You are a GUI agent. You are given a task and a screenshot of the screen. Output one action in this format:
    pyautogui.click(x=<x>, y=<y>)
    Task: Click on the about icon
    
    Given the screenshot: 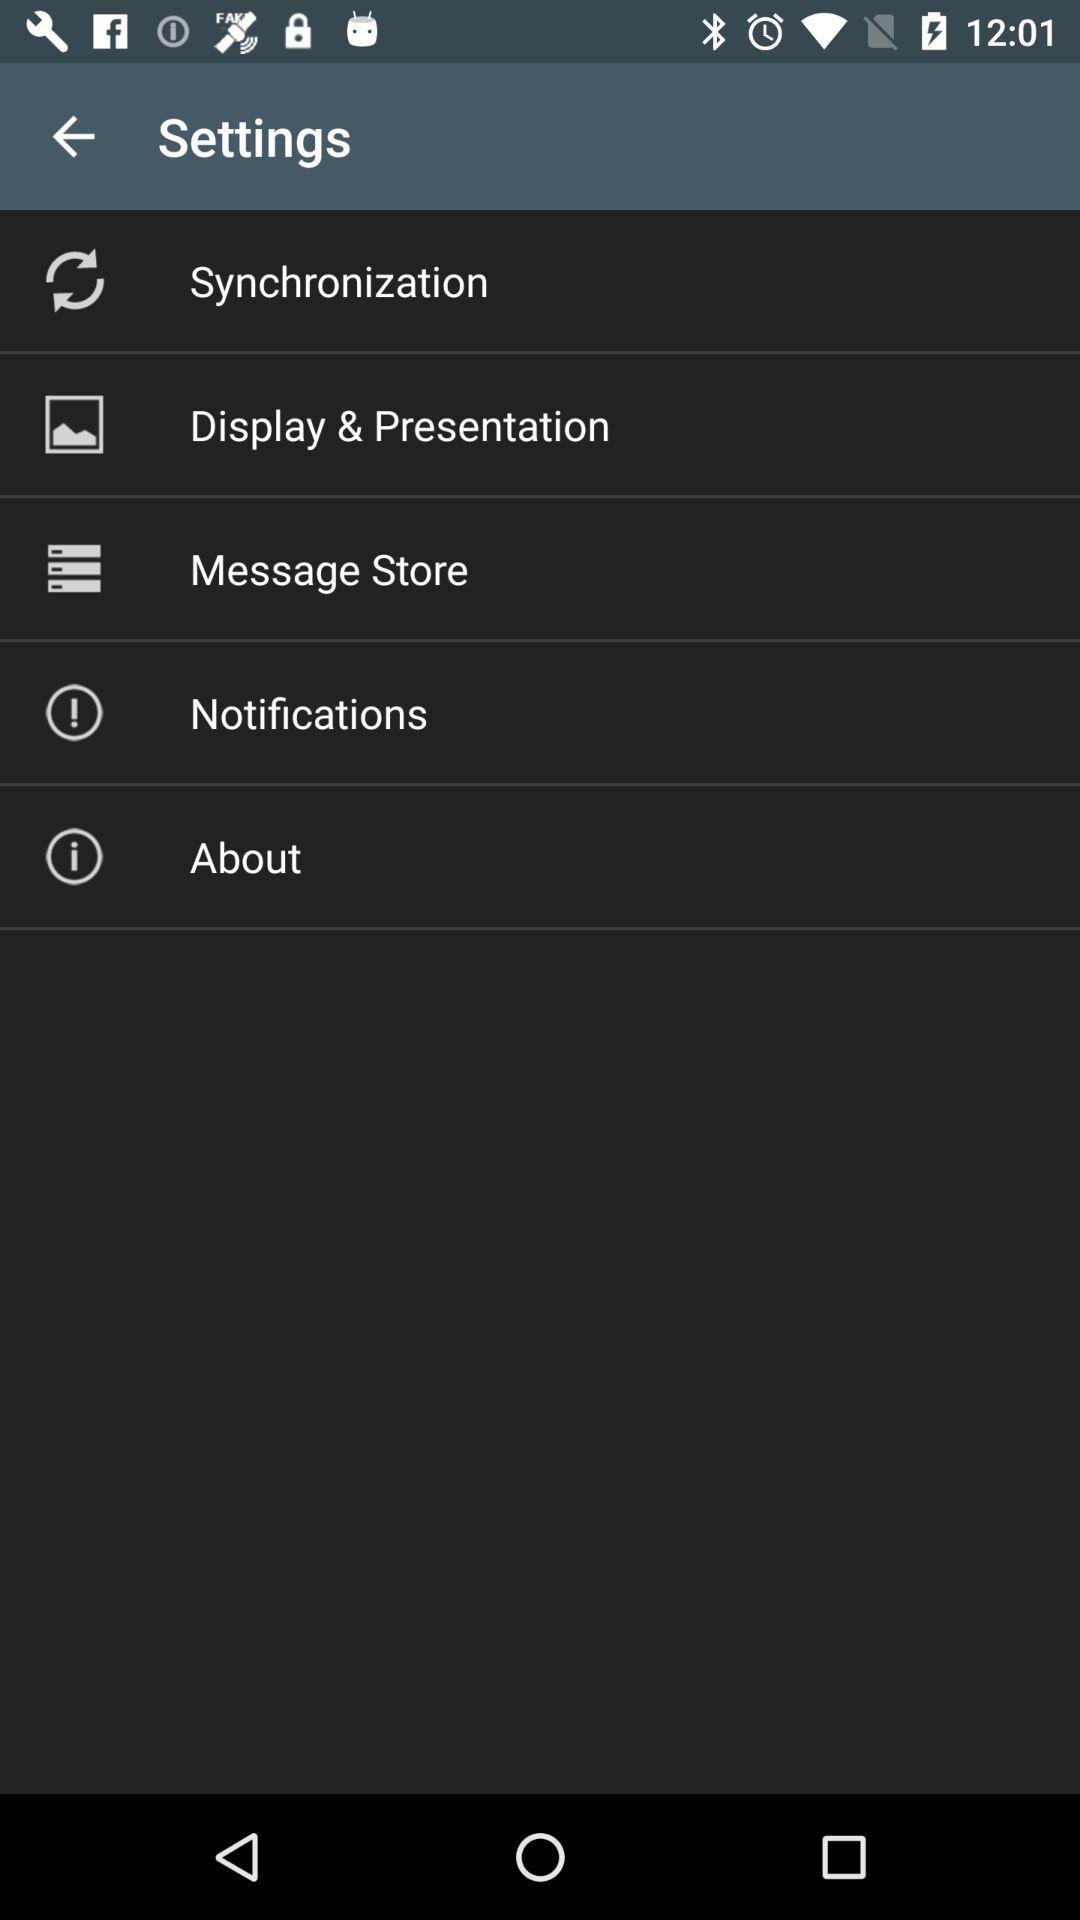 What is the action you would take?
    pyautogui.click(x=244, y=856)
    